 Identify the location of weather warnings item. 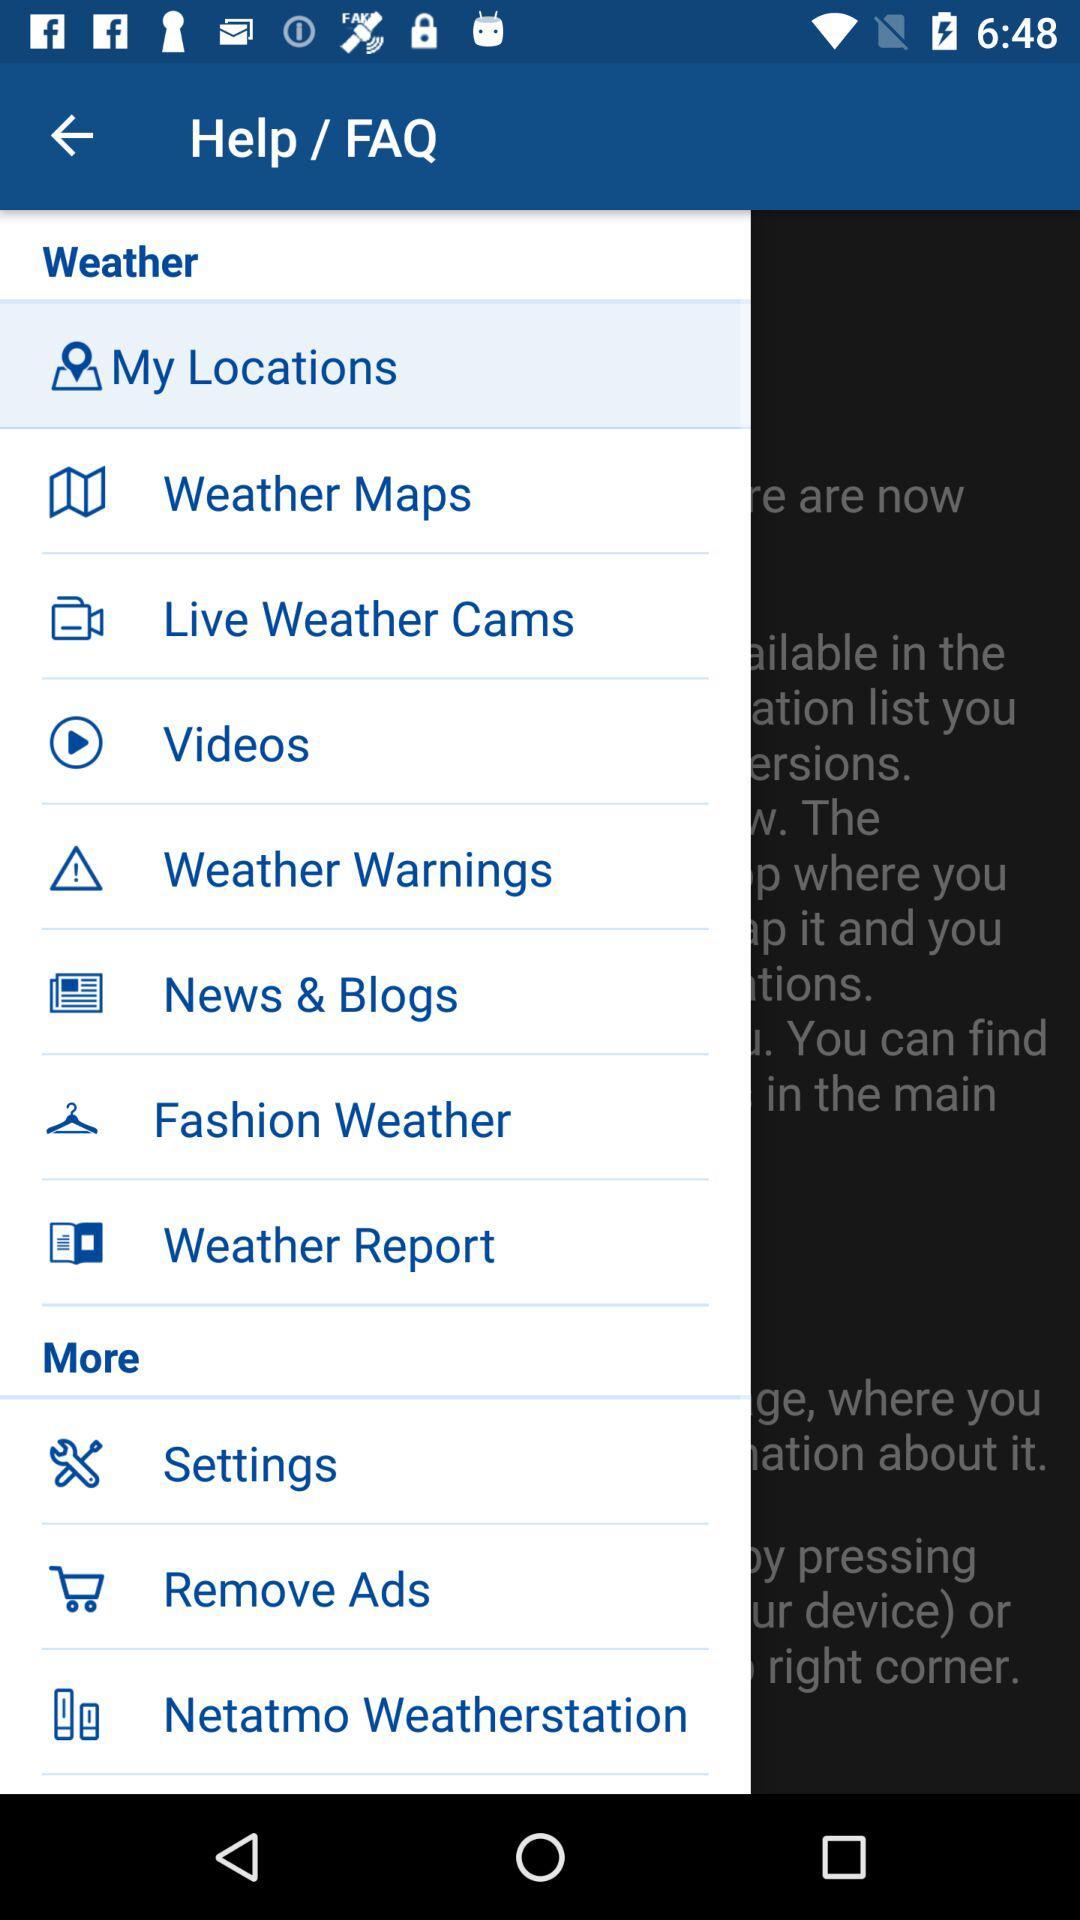
(434, 867).